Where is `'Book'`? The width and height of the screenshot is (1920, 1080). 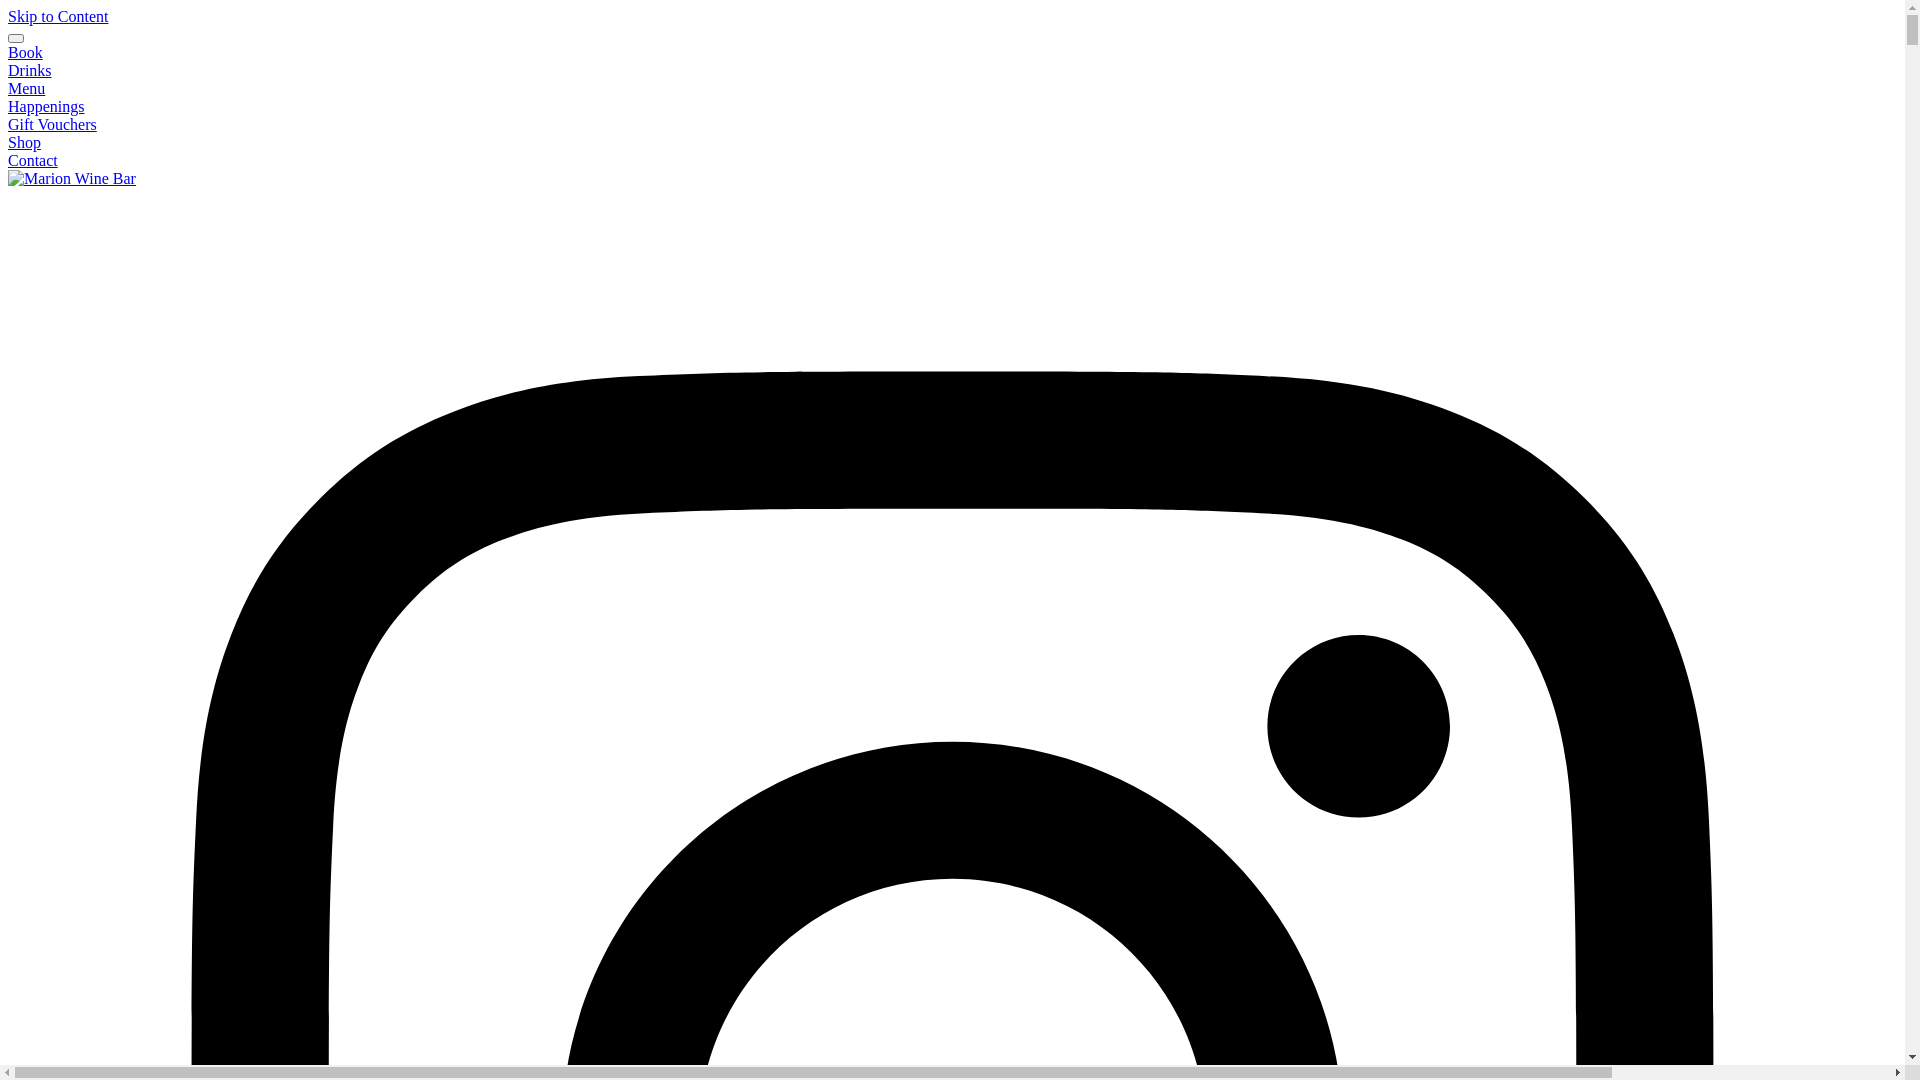 'Book' is located at coordinates (25, 51).